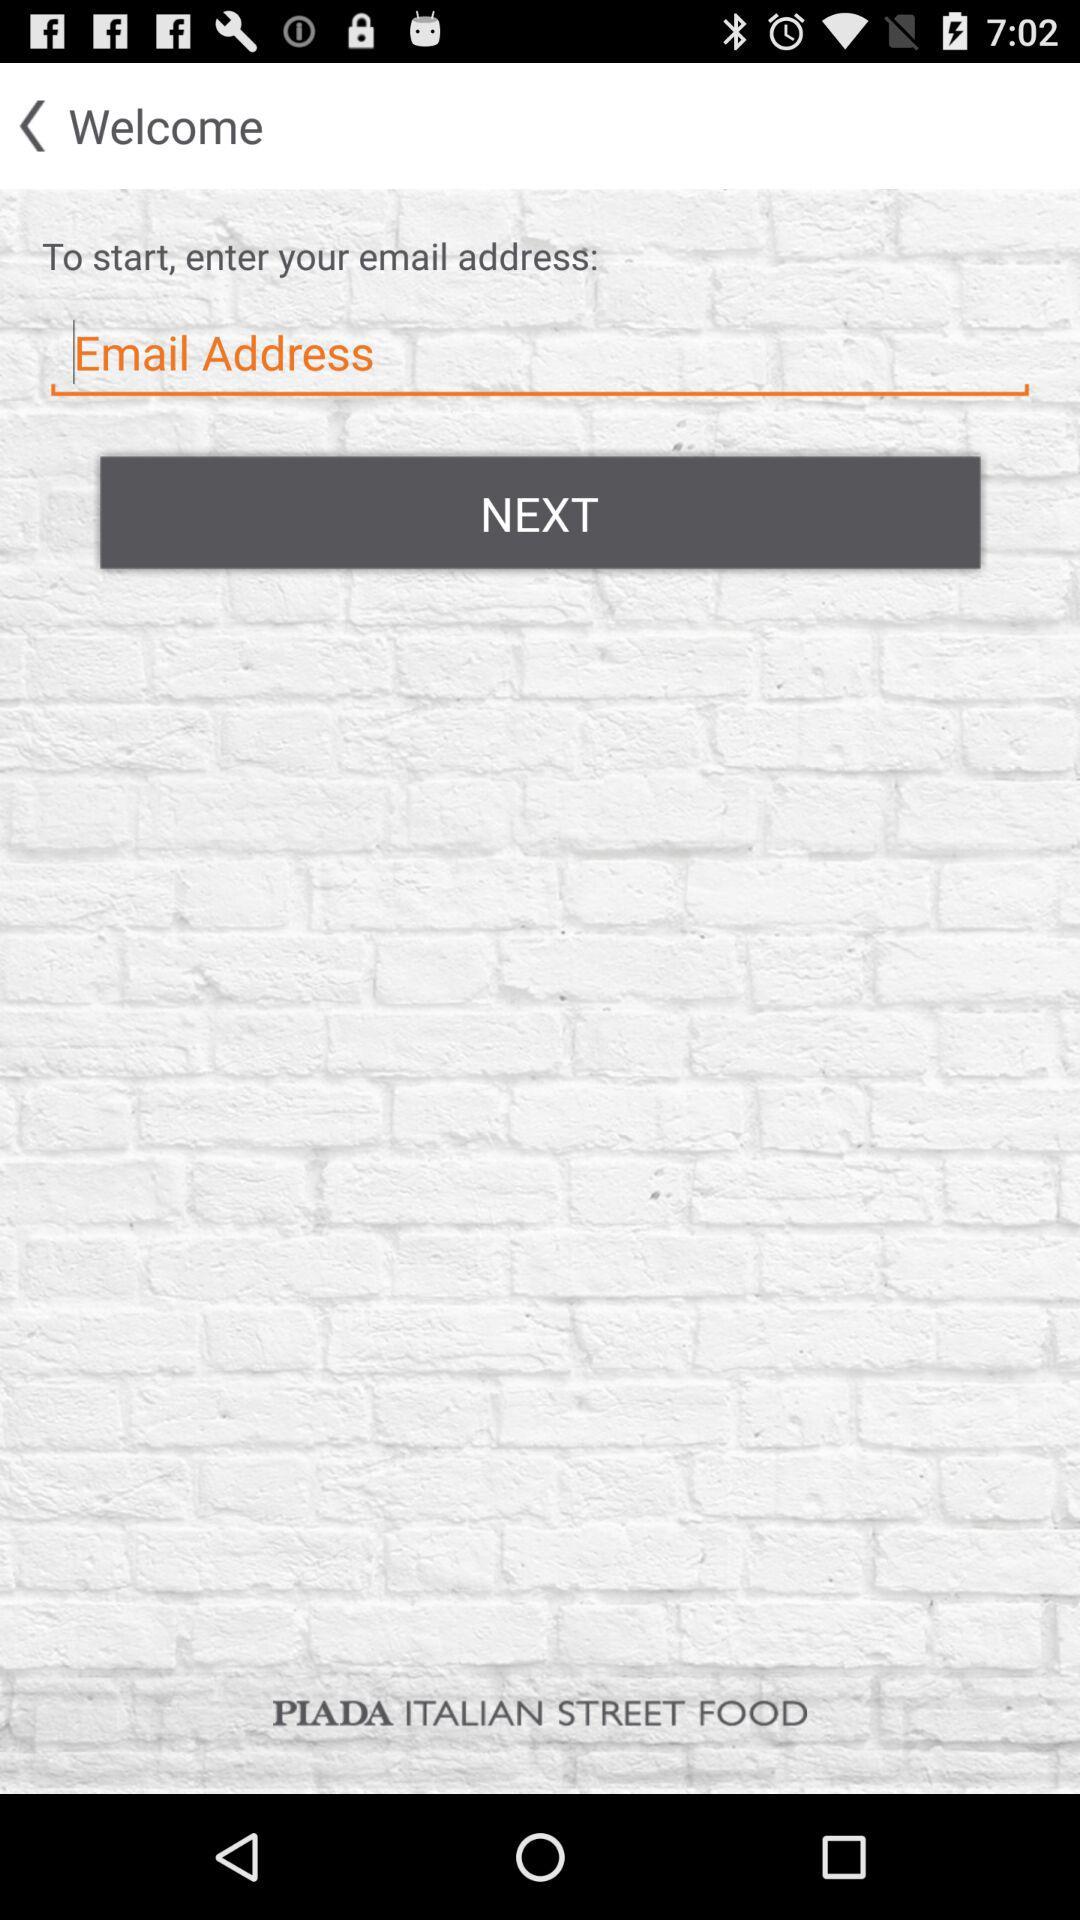 This screenshot has width=1080, height=1920. Describe the element at coordinates (540, 353) in the screenshot. I see `email address` at that location.